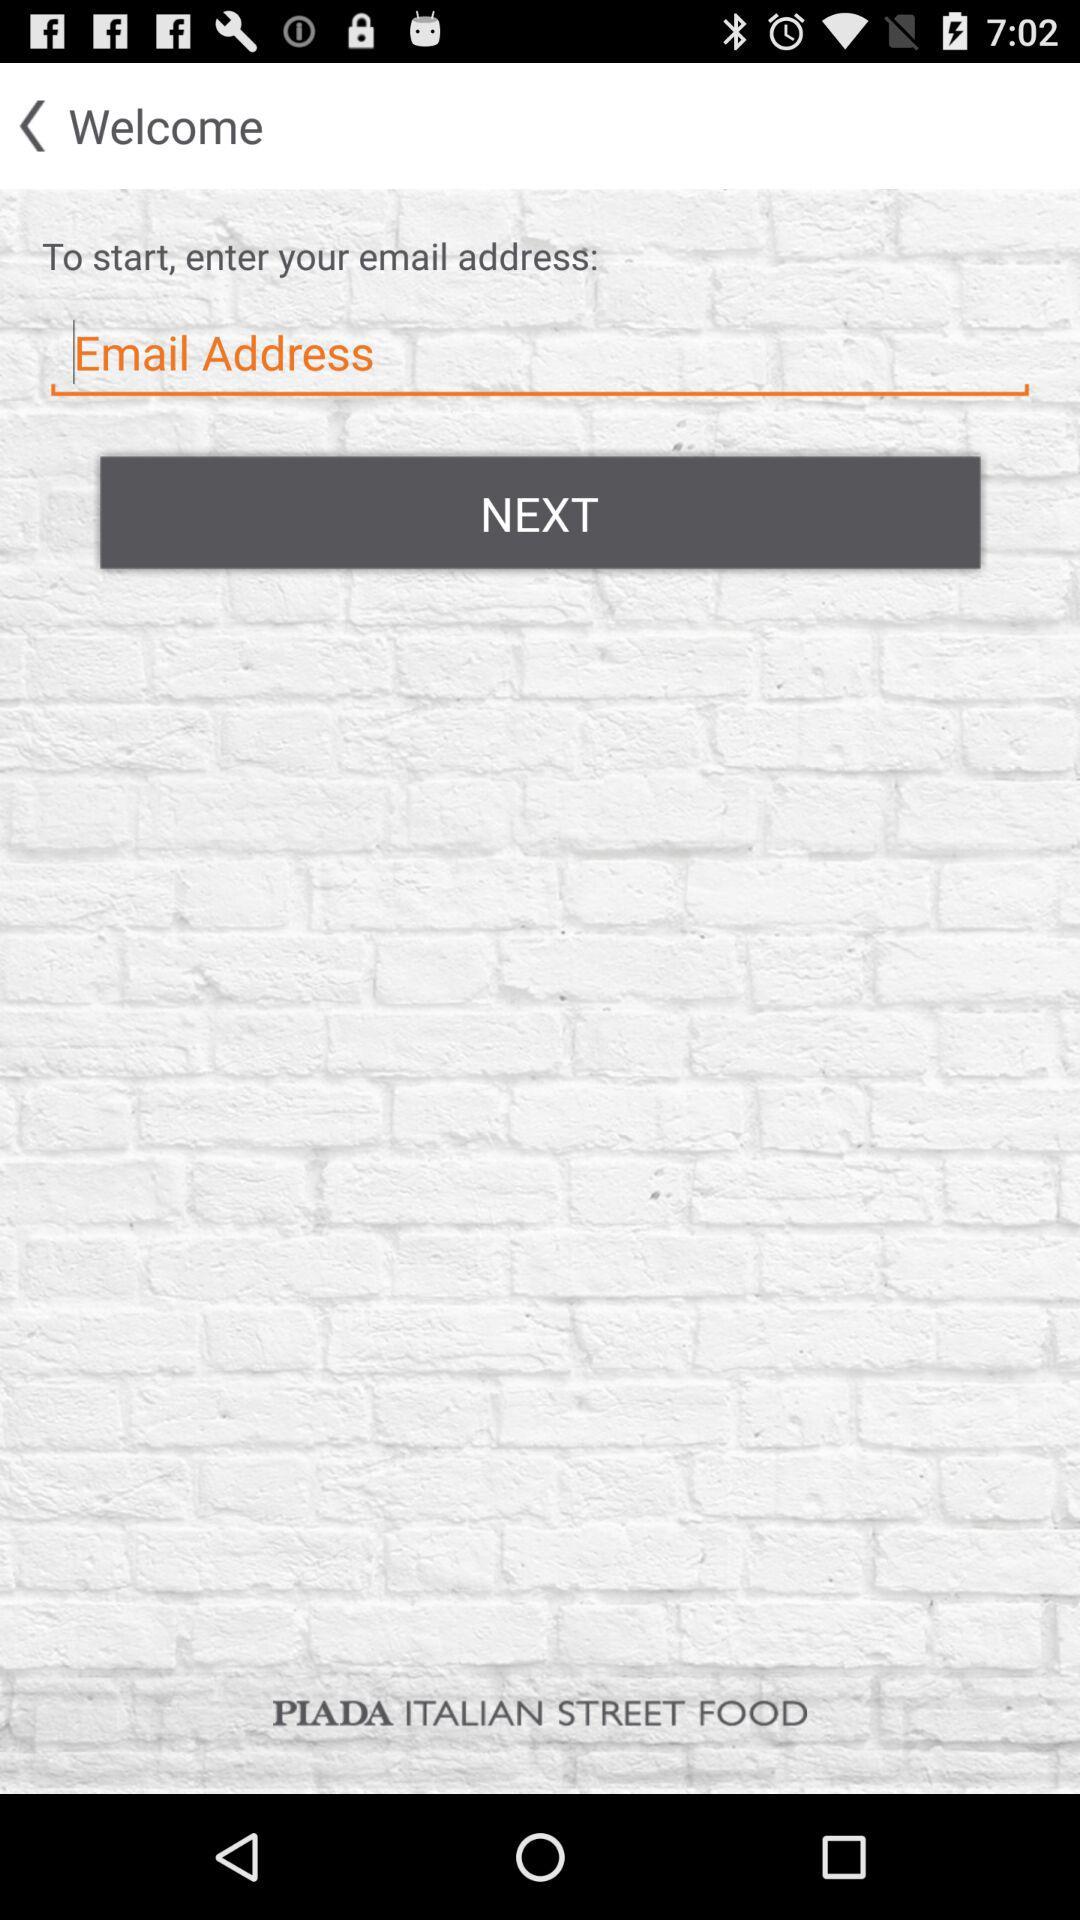 This screenshot has width=1080, height=1920. Describe the element at coordinates (540, 353) in the screenshot. I see `email address` at that location.